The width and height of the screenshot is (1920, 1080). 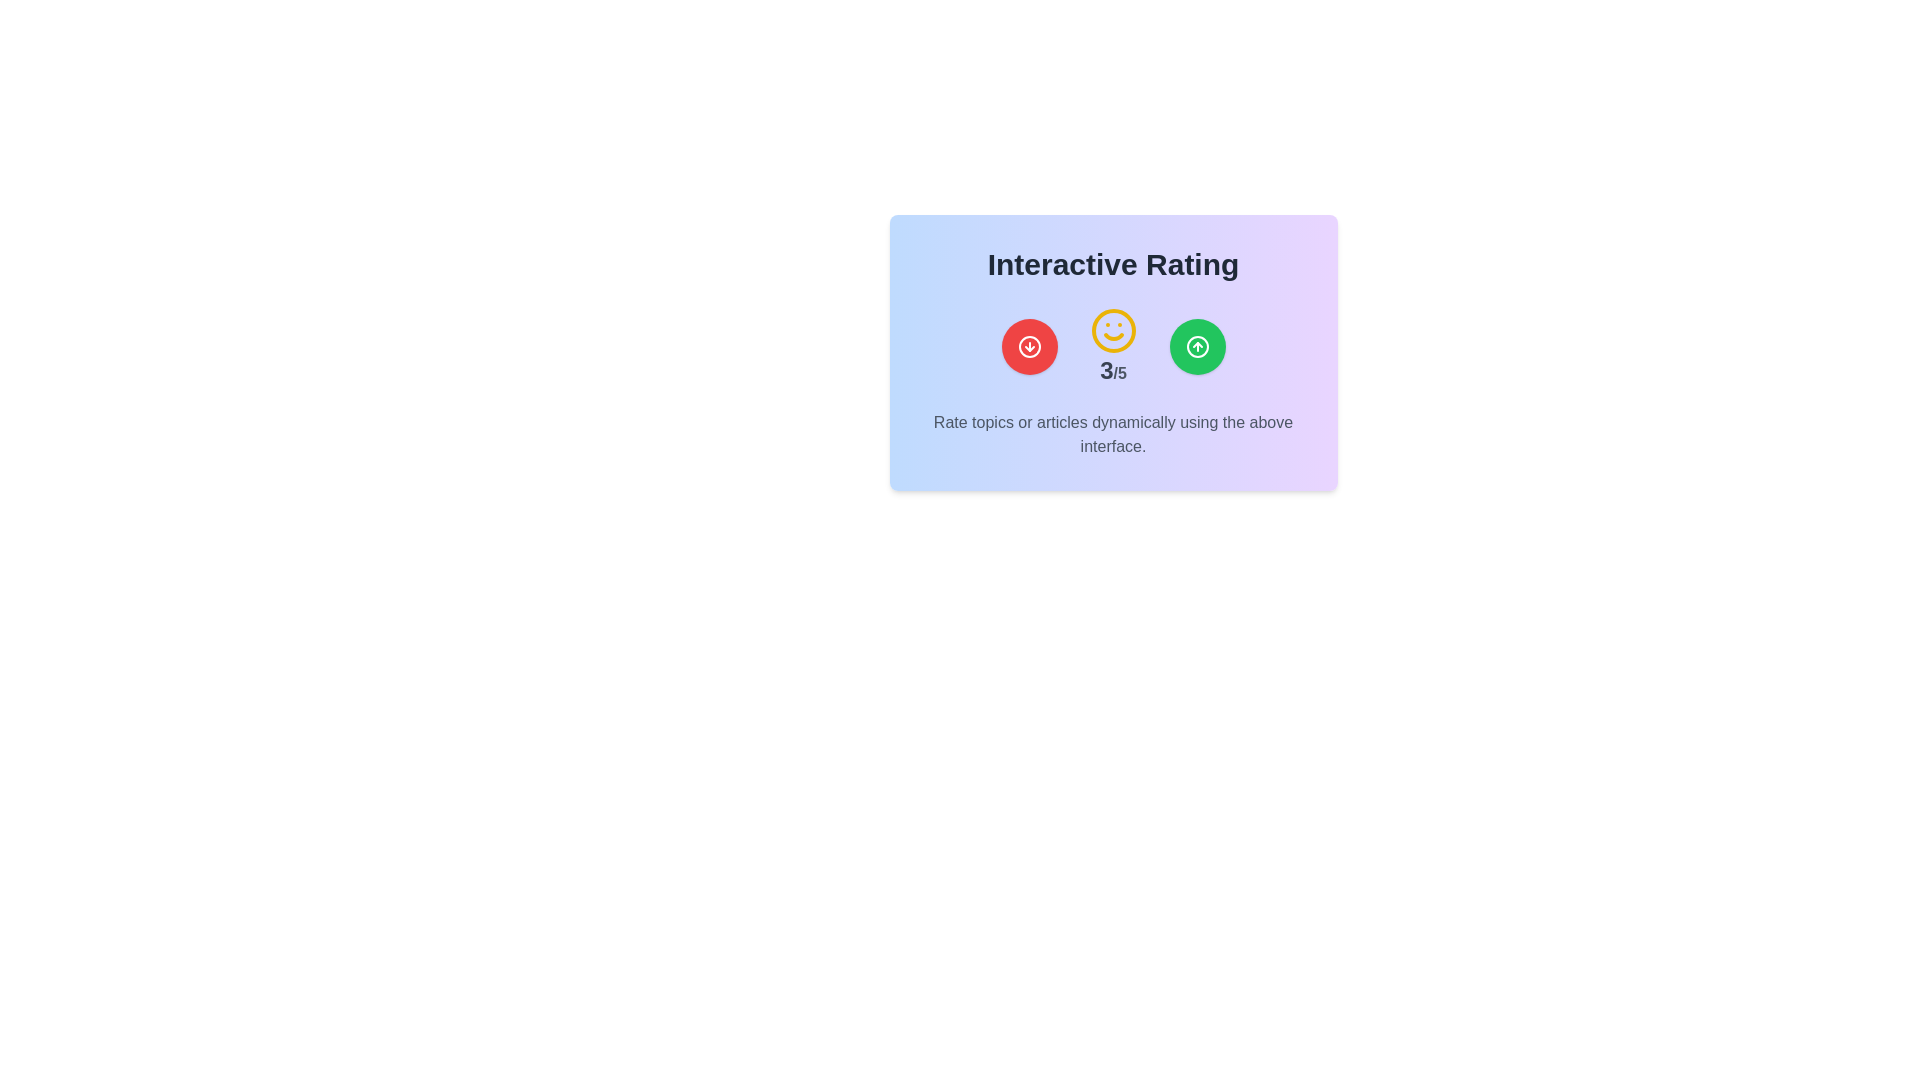 What do you see at coordinates (1197, 346) in the screenshot?
I see `the SVG Circle Element located in the green circular icon on the right in the rating interface, which is part of the interactive icons under the 'Interactive Rating' title` at bounding box center [1197, 346].